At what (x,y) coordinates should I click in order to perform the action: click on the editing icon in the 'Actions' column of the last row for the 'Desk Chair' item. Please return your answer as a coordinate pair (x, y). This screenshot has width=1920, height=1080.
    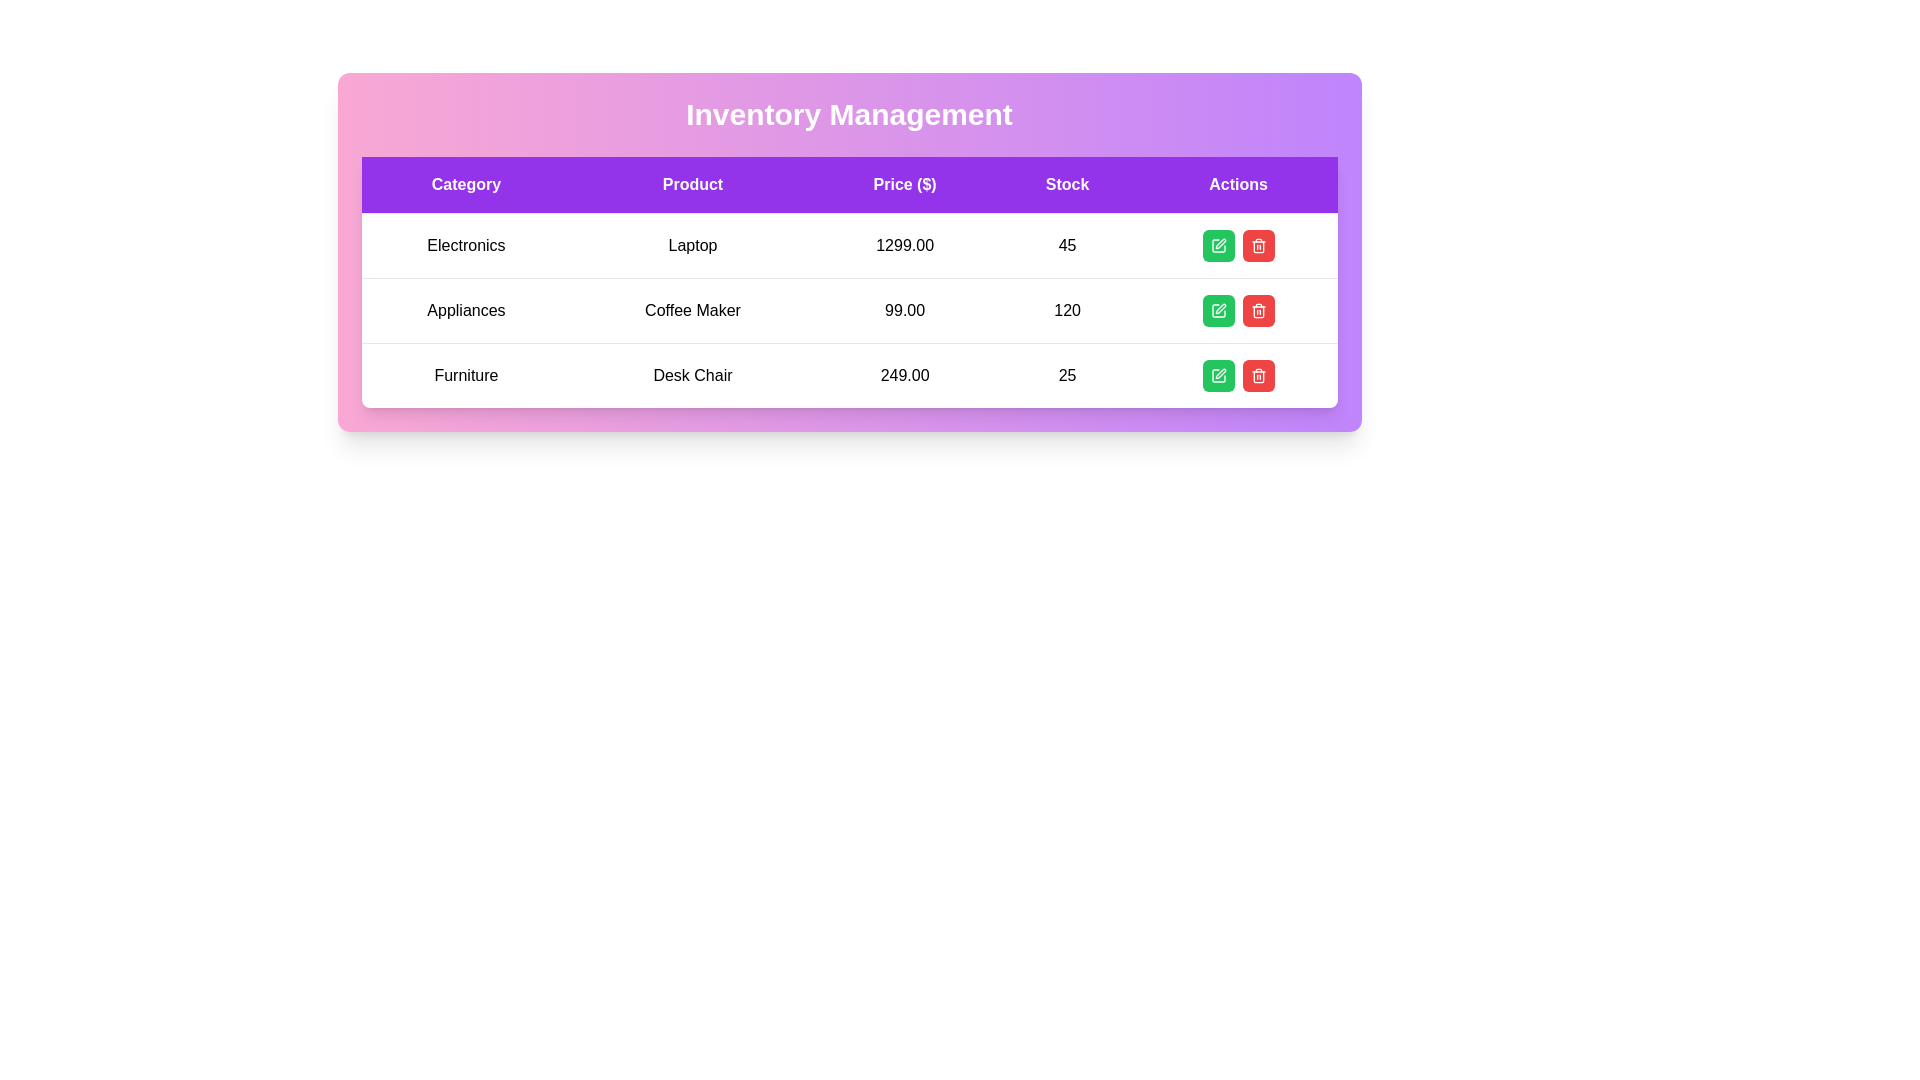
    Looking at the image, I should click on (1219, 374).